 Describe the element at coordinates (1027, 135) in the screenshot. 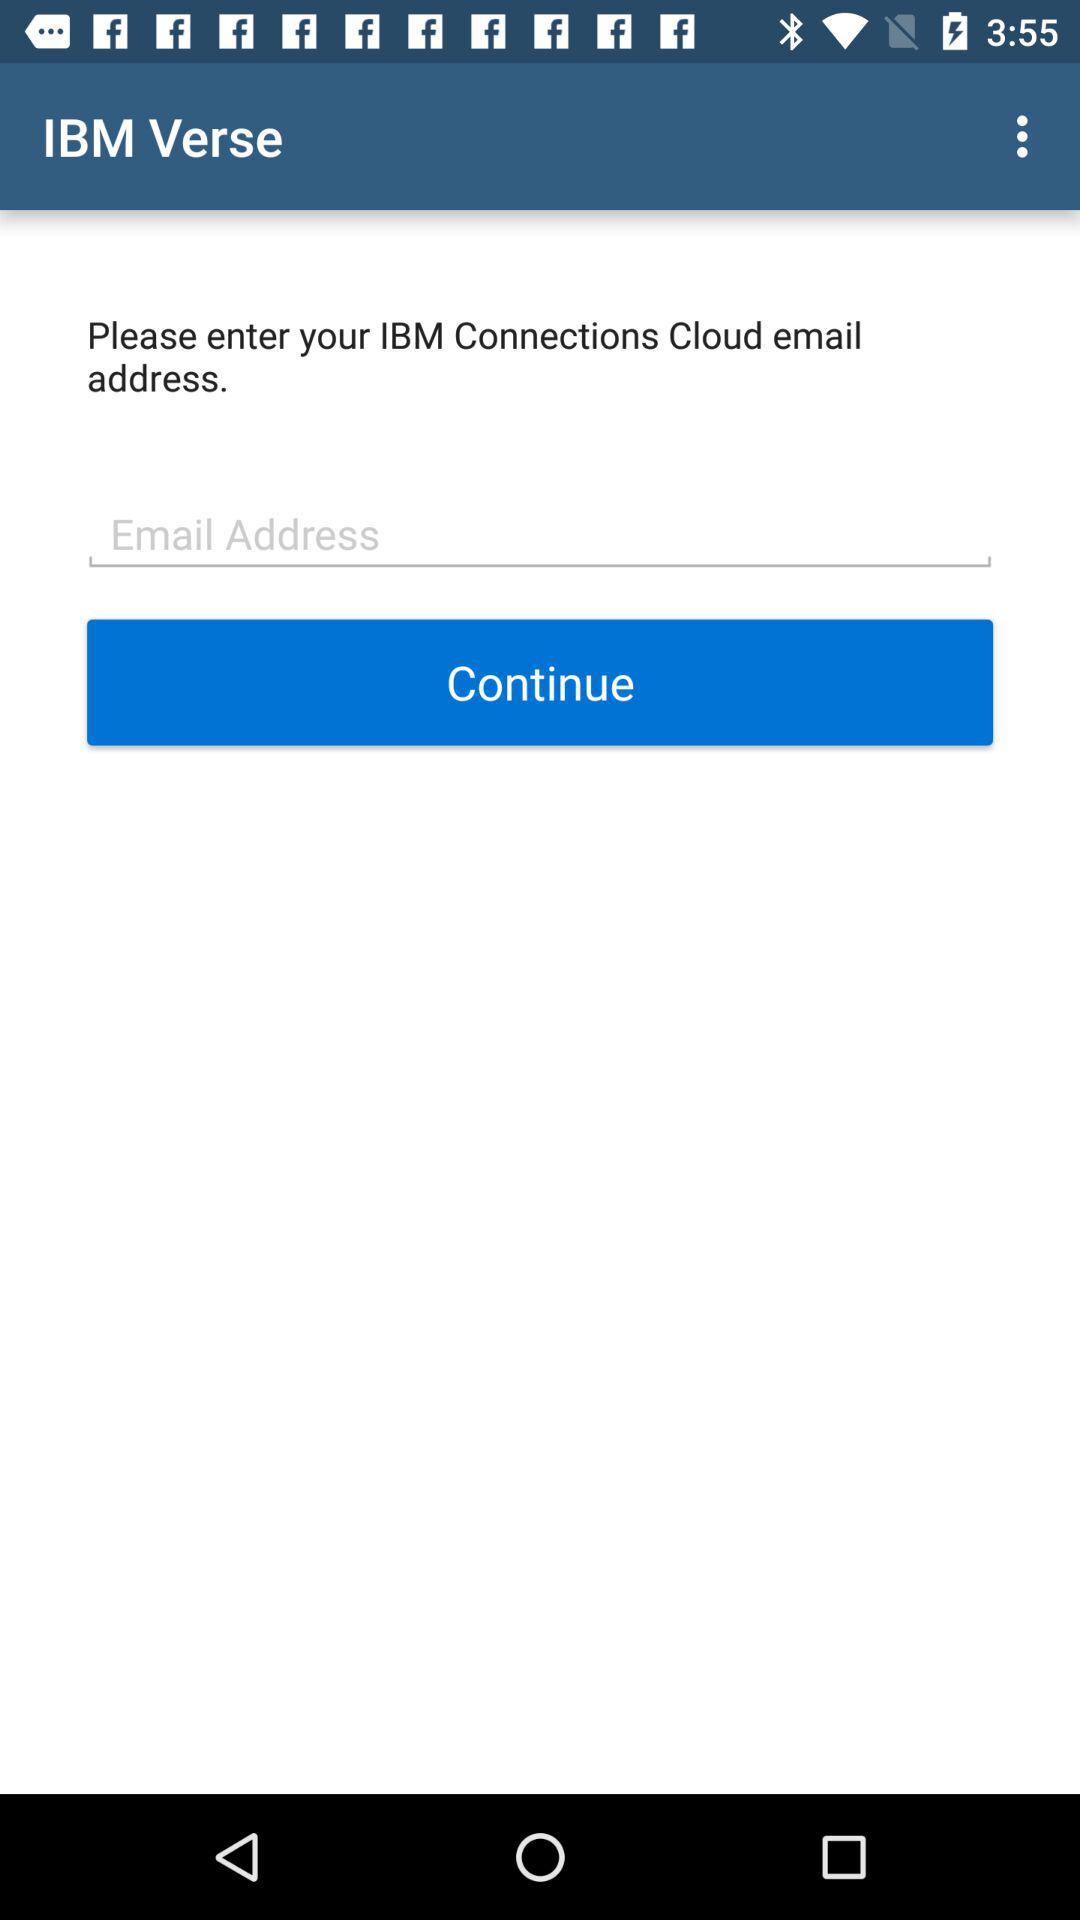

I see `item above the please enter your item` at that location.